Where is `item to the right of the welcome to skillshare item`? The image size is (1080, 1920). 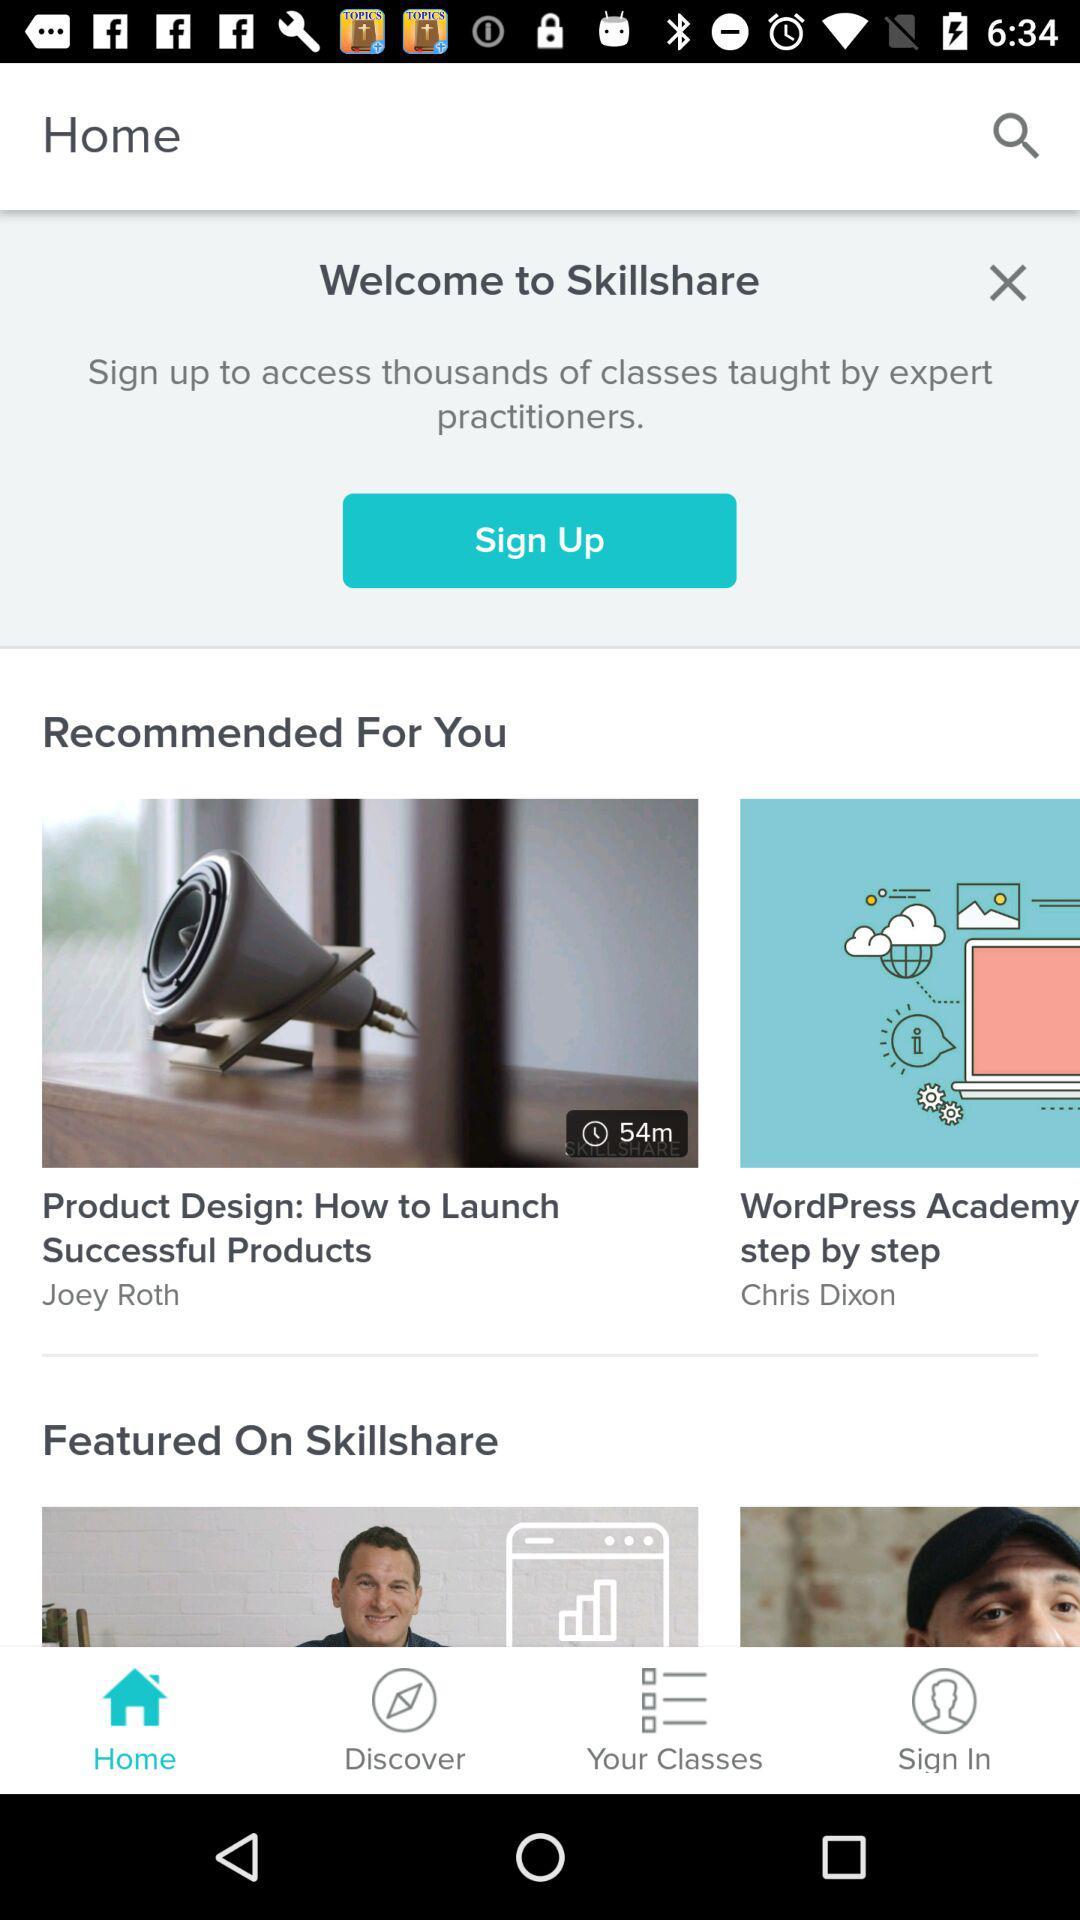 item to the right of the welcome to skillshare item is located at coordinates (1007, 281).